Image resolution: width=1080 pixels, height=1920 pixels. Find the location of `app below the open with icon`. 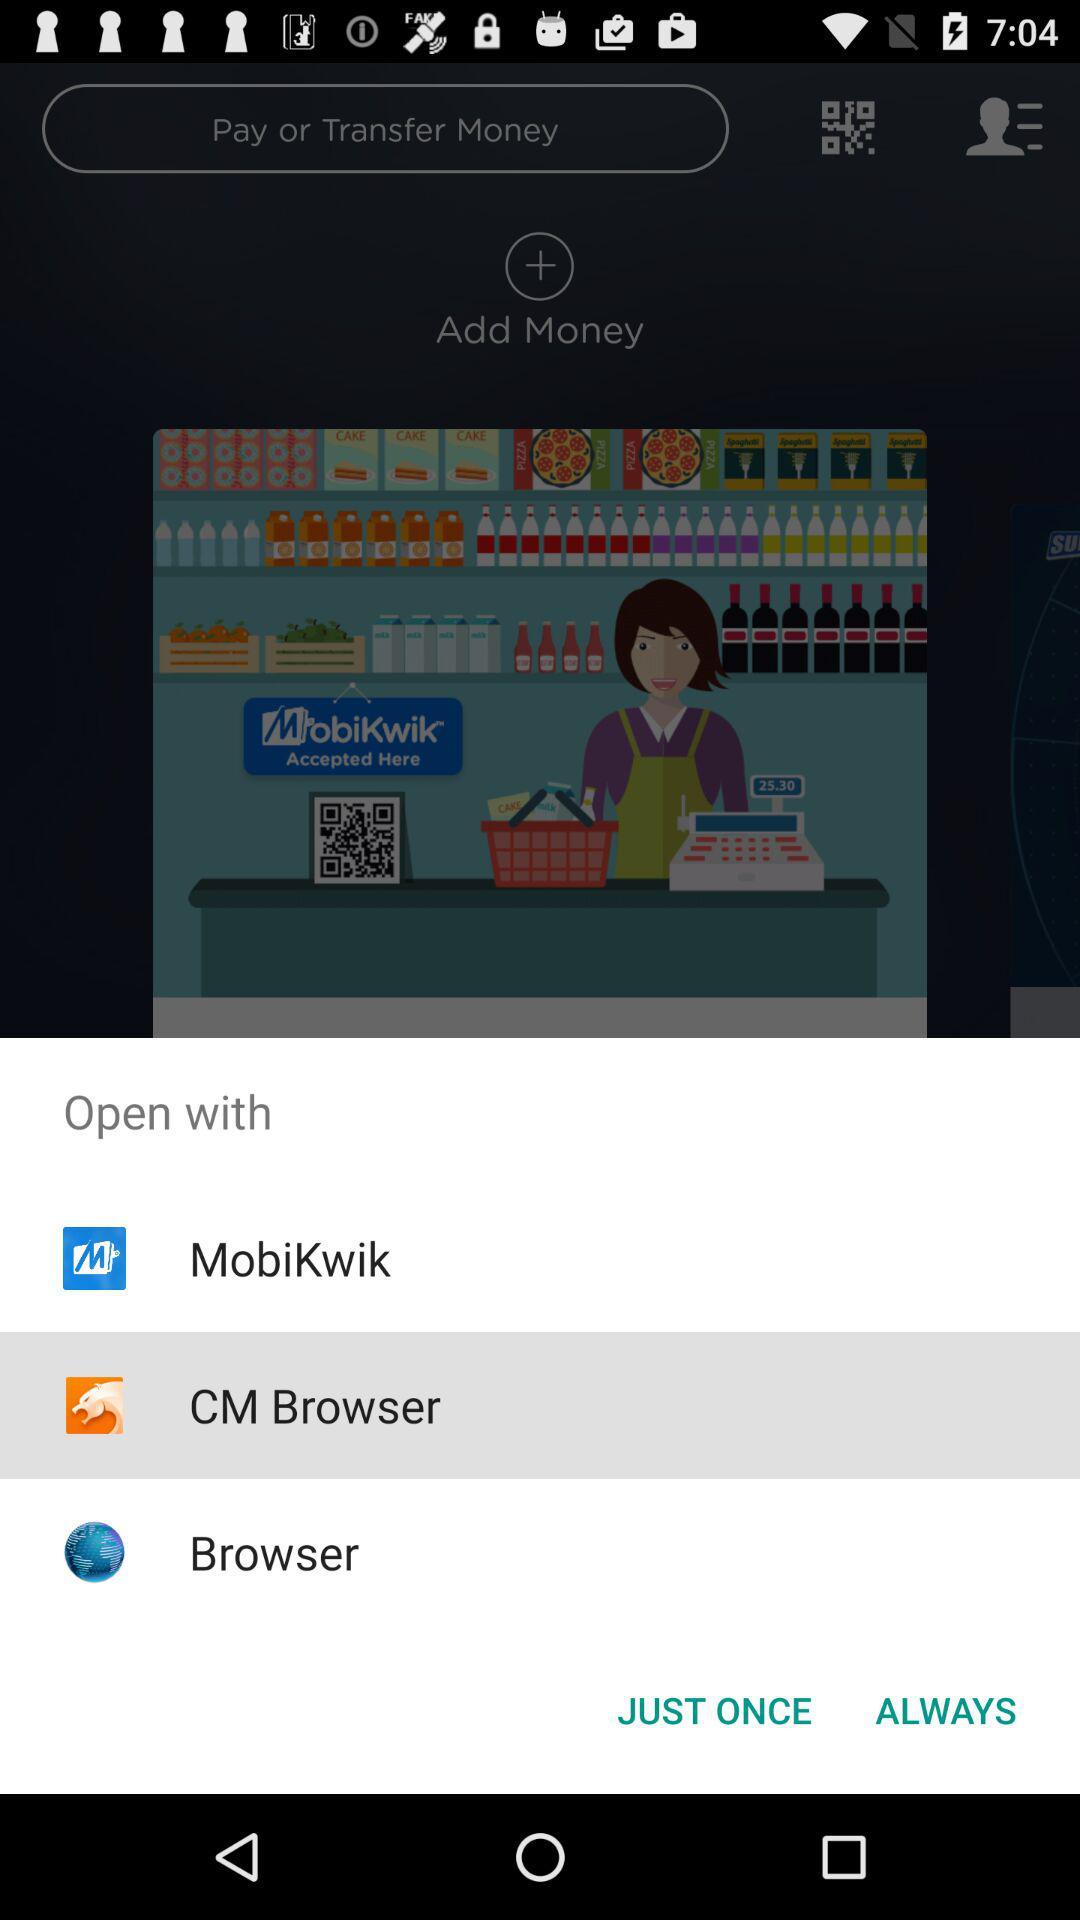

app below the open with icon is located at coordinates (289, 1257).